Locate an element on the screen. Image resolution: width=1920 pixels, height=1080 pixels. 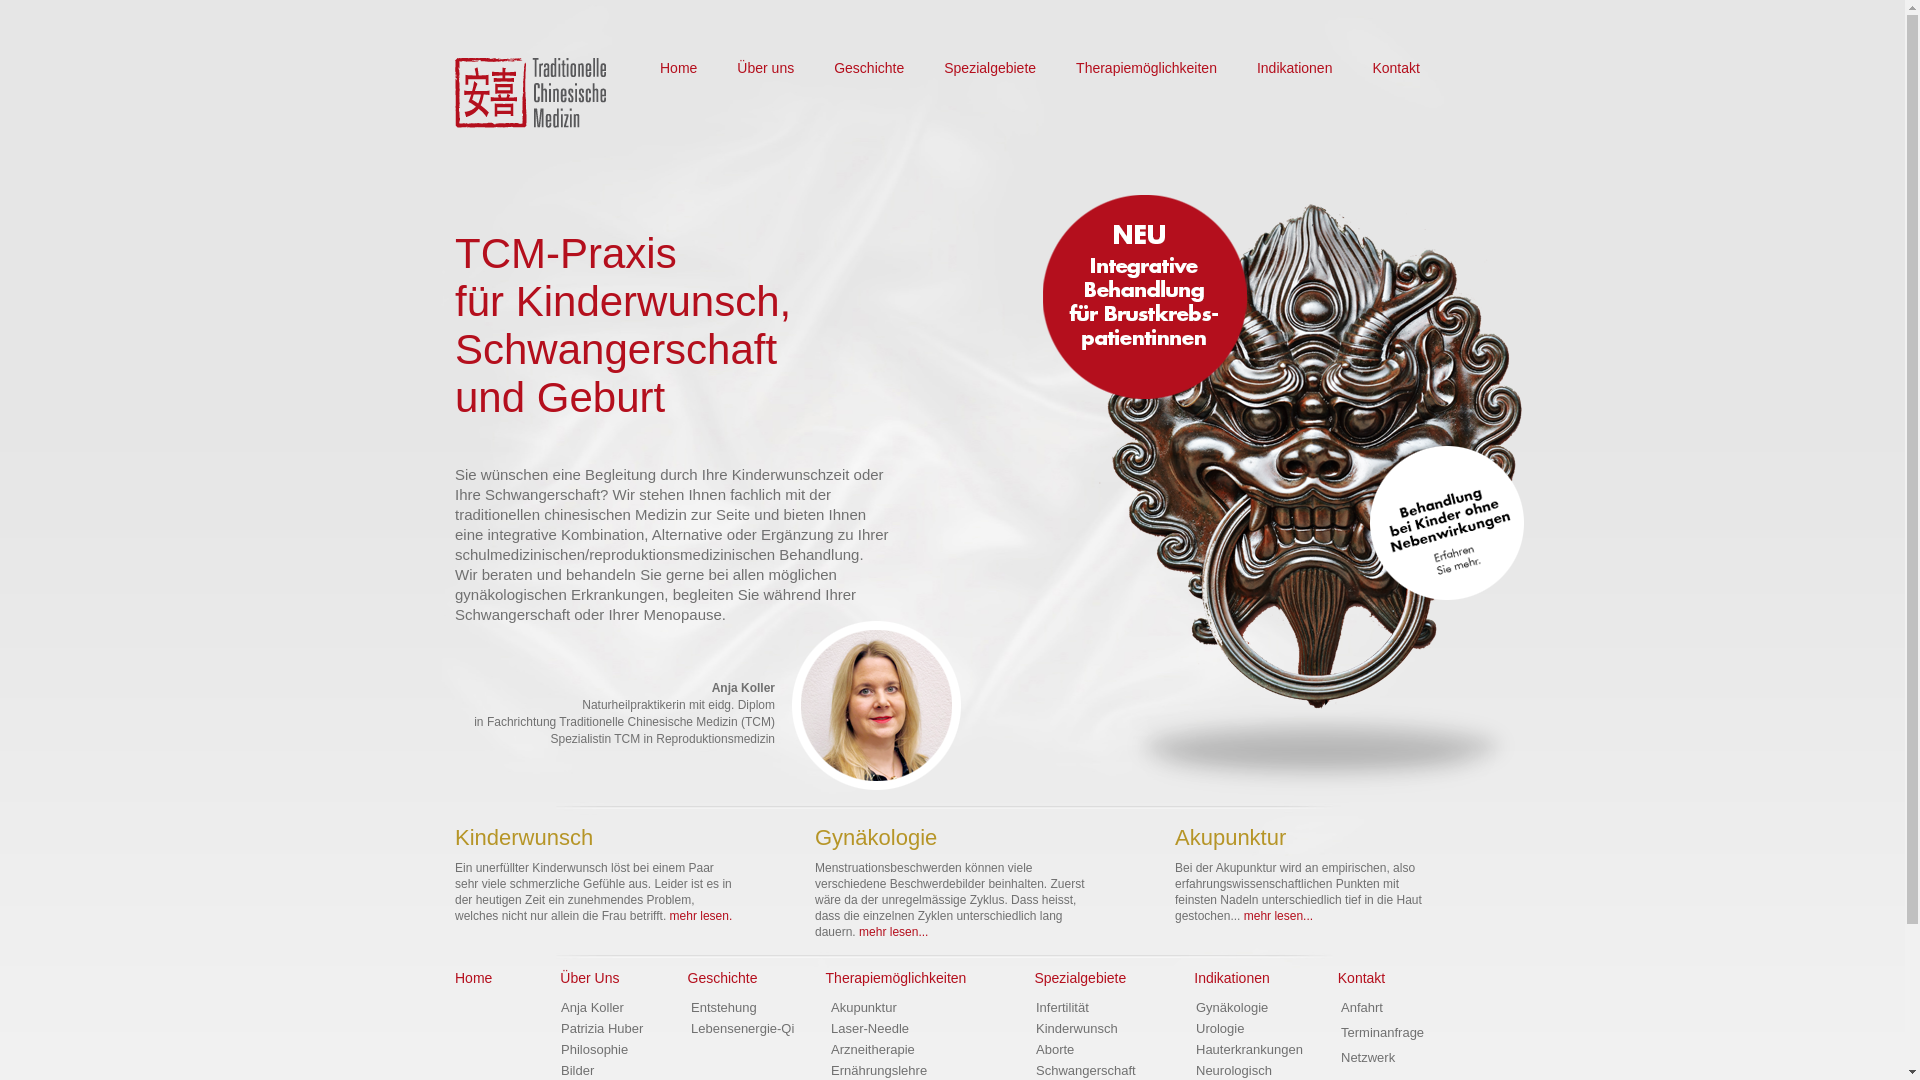
'Urologie' is located at coordinates (1218, 1028).